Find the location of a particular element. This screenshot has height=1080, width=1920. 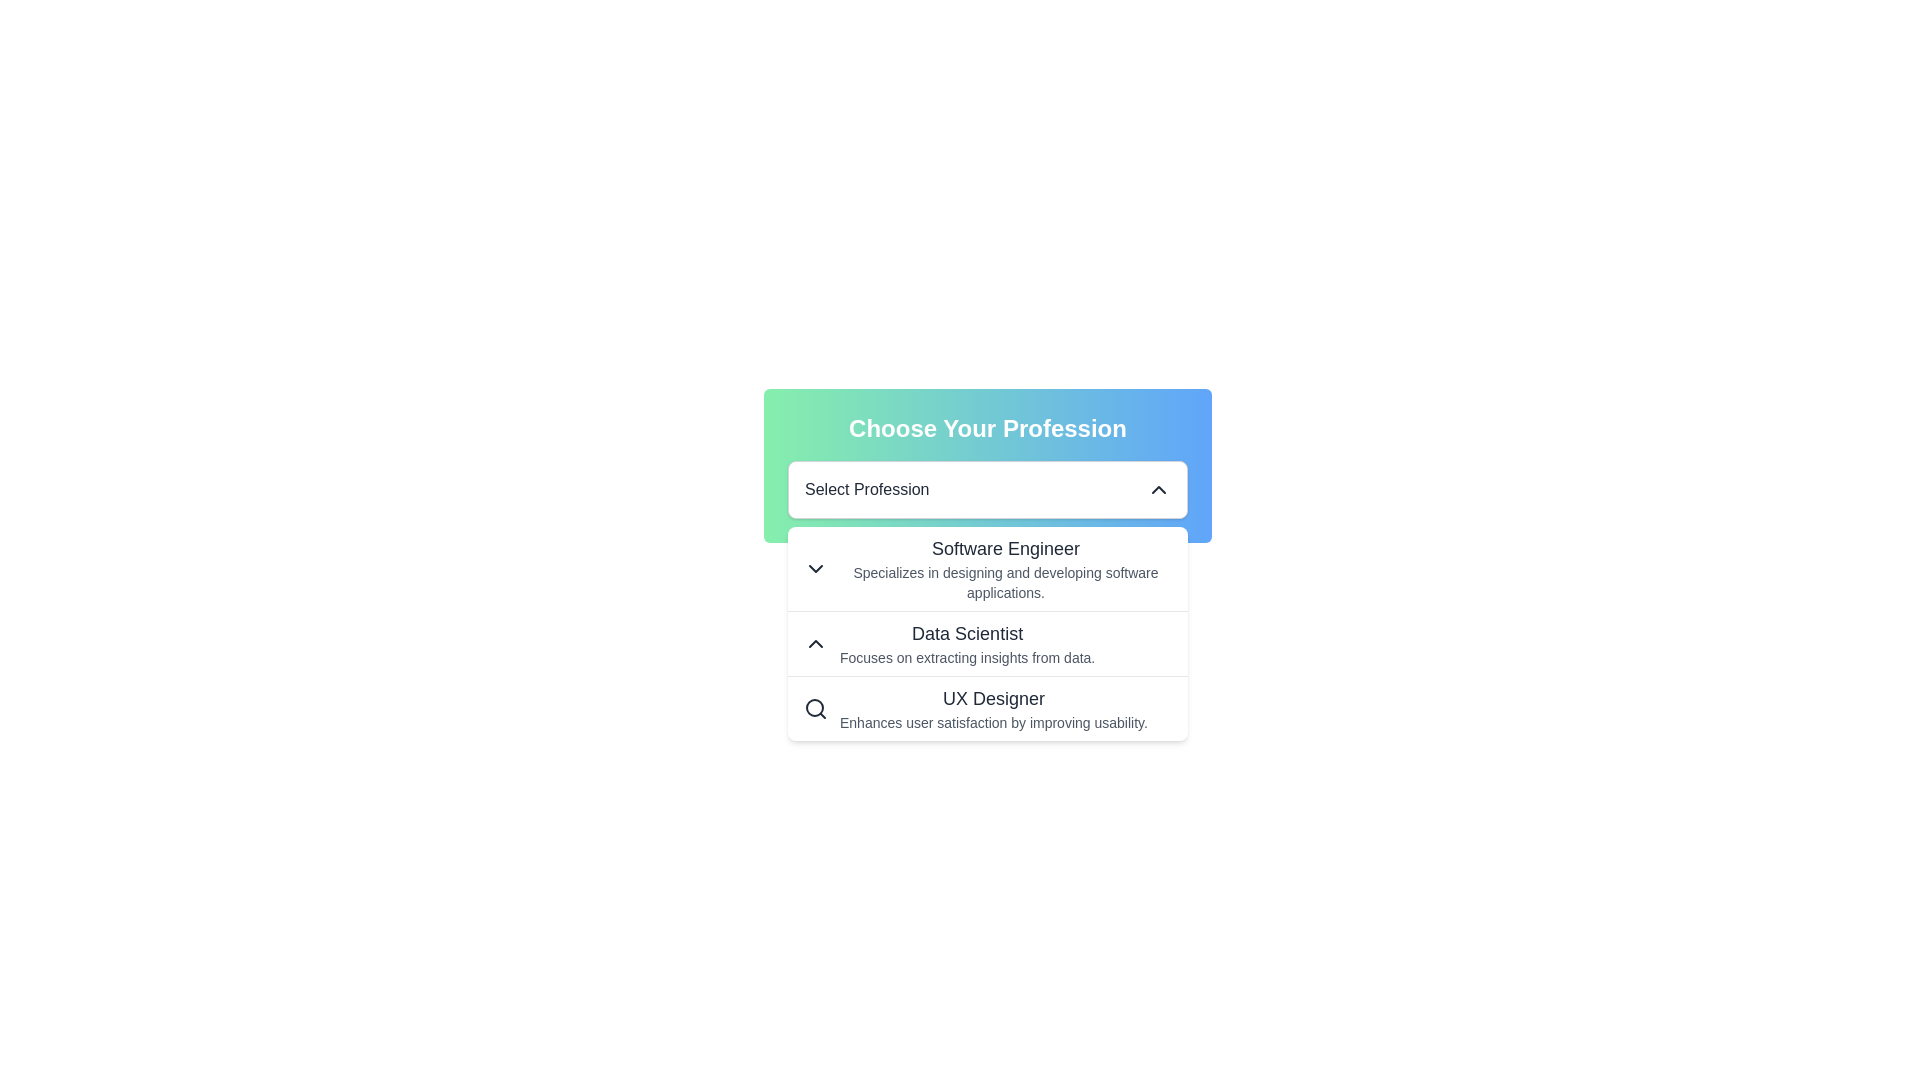

the text block that describes 'Specializes in designing and developing software applications.' located under the title 'Software Engineer' in the 'Choose Your Profession' dropdown card is located at coordinates (1006, 582).